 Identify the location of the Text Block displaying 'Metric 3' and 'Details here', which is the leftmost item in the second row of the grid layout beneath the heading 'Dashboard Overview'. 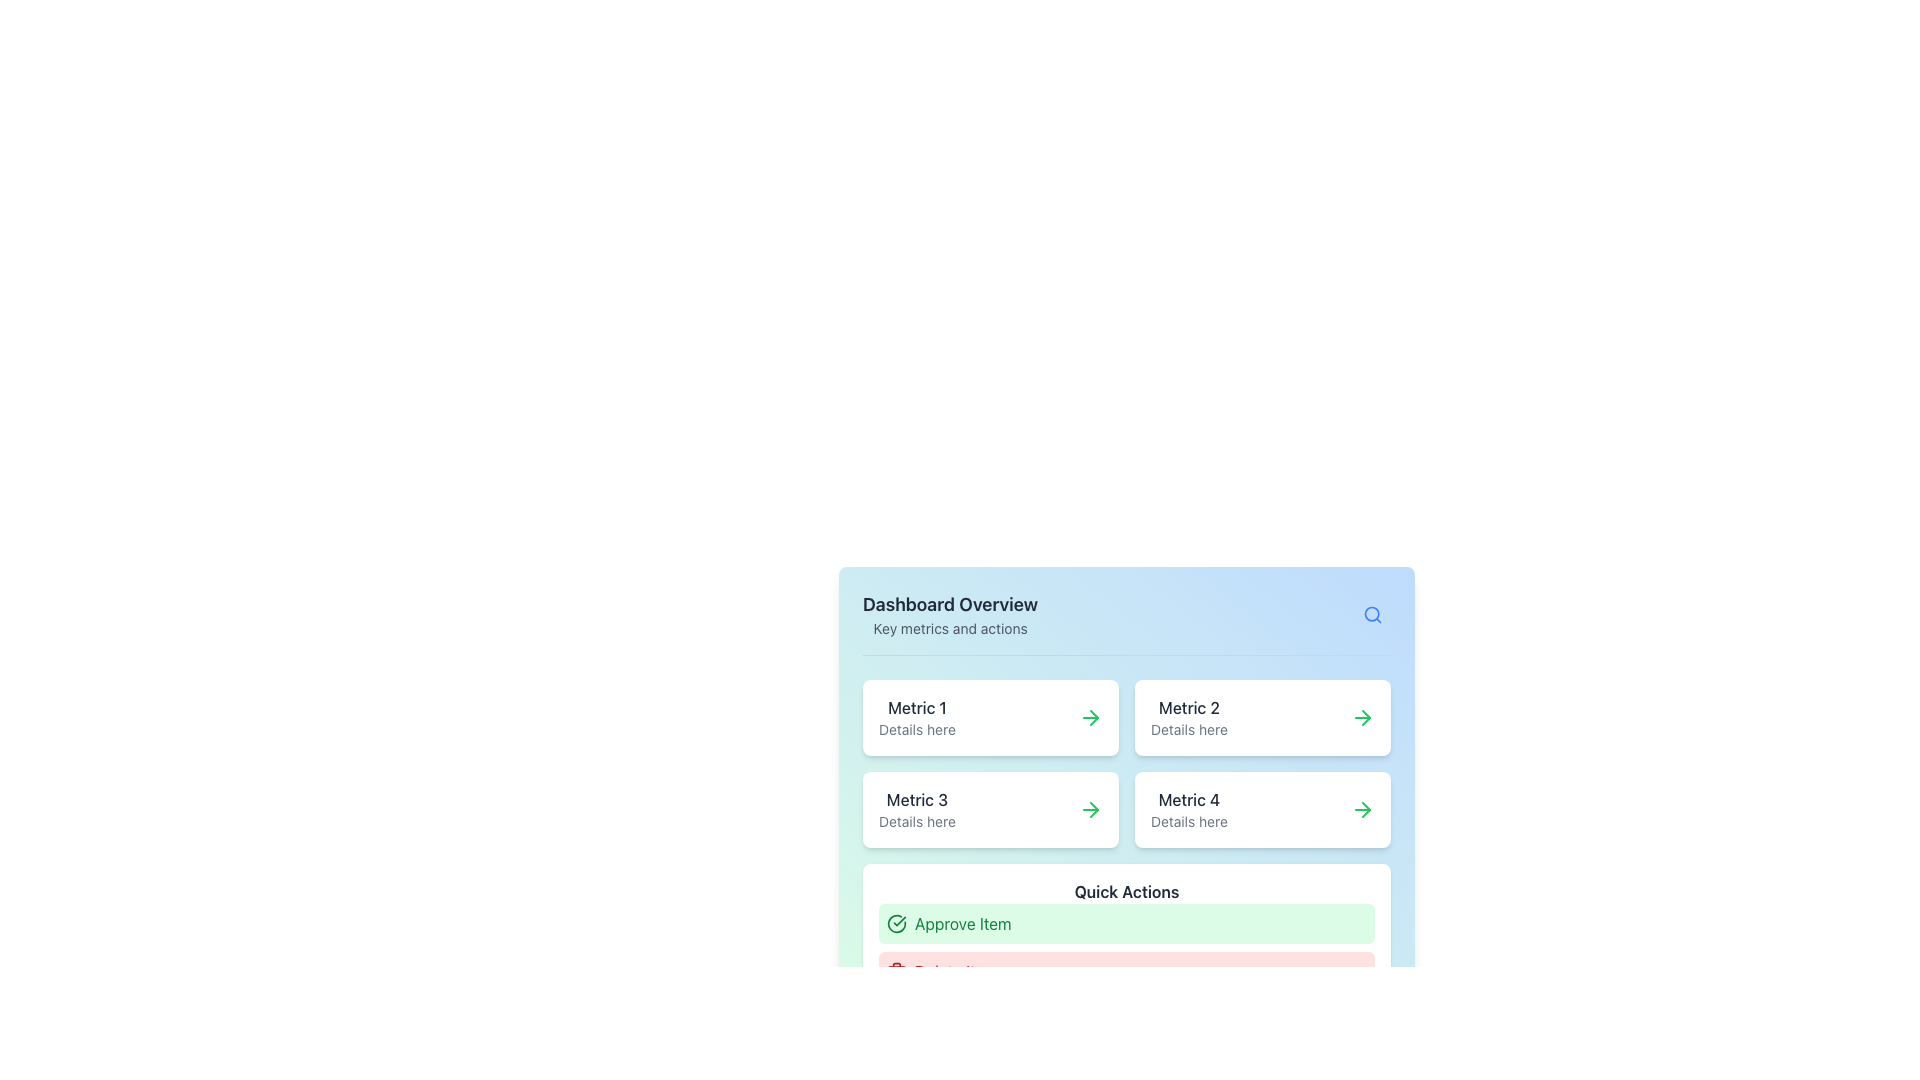
(916, 810).